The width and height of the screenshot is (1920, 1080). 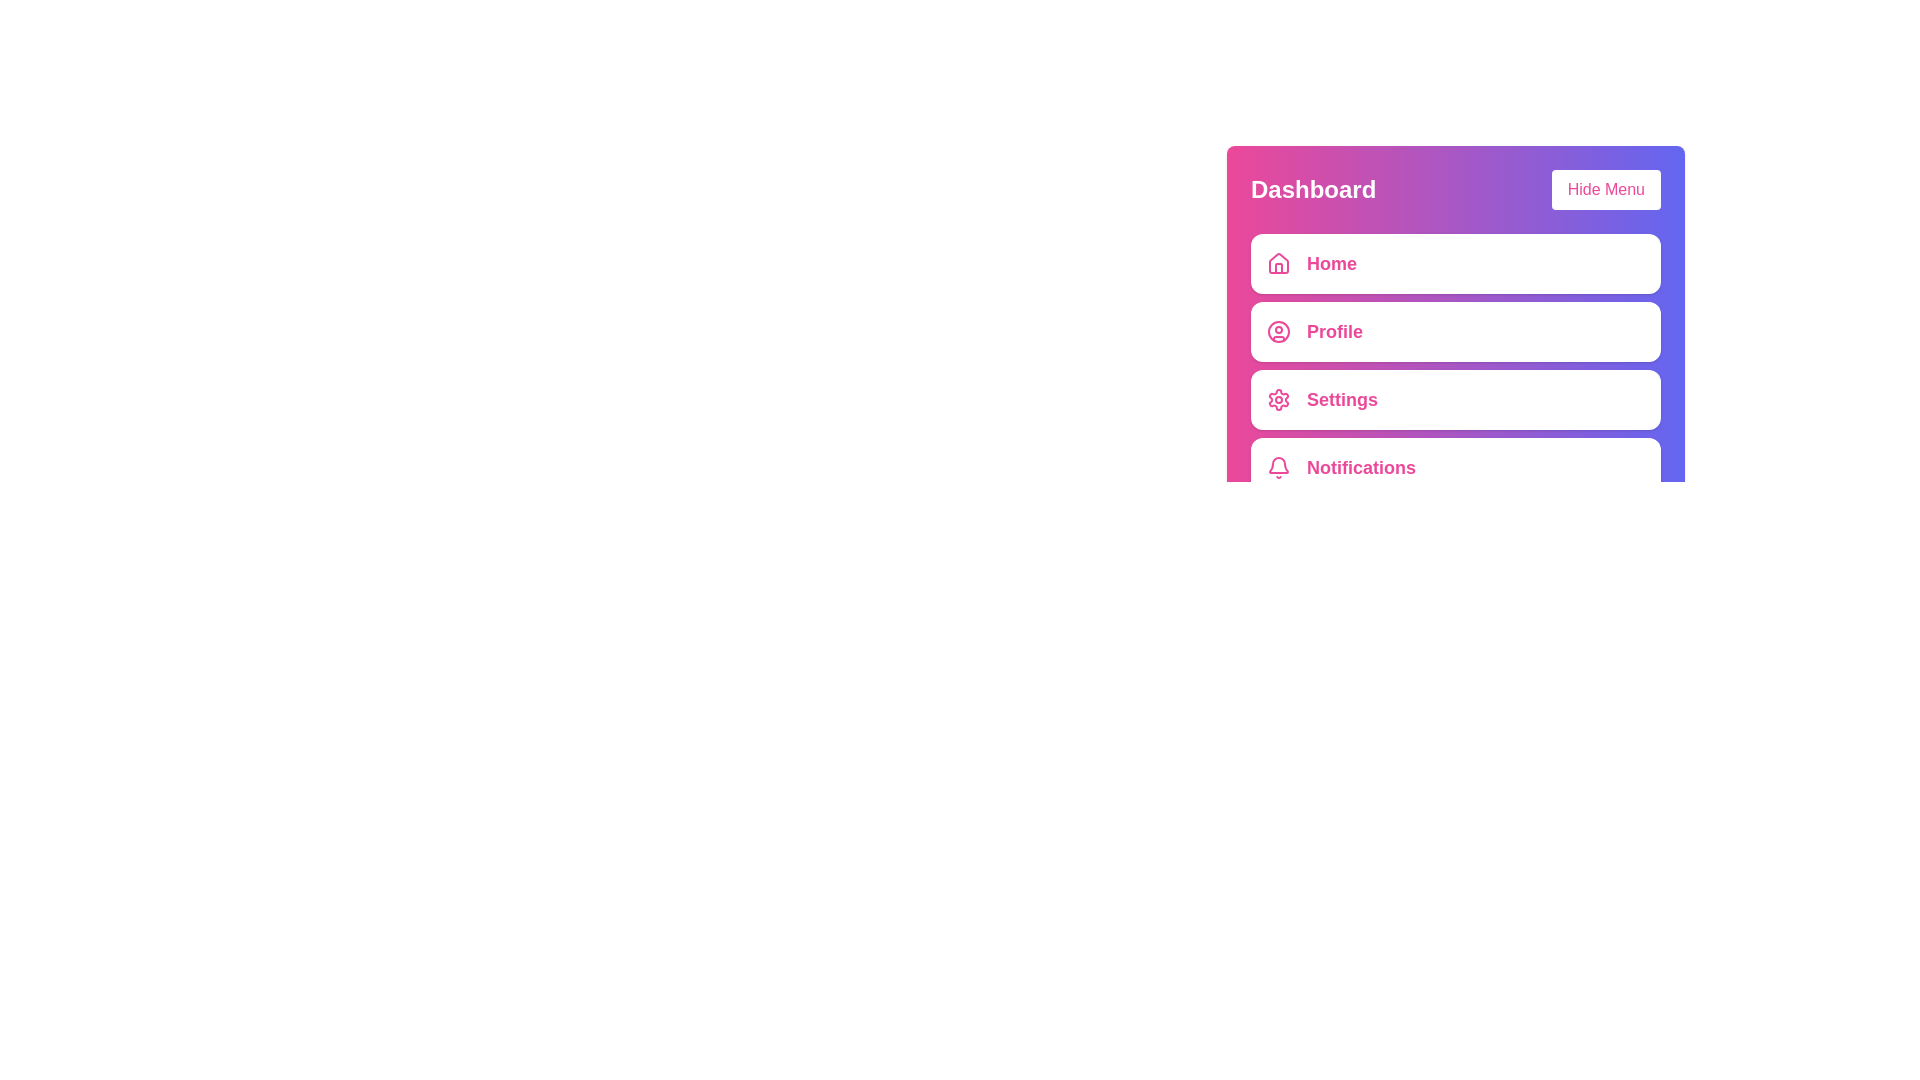 I want to click on the menu item labeled Profile to observe its hover effect, so click(x=1455, y=330).